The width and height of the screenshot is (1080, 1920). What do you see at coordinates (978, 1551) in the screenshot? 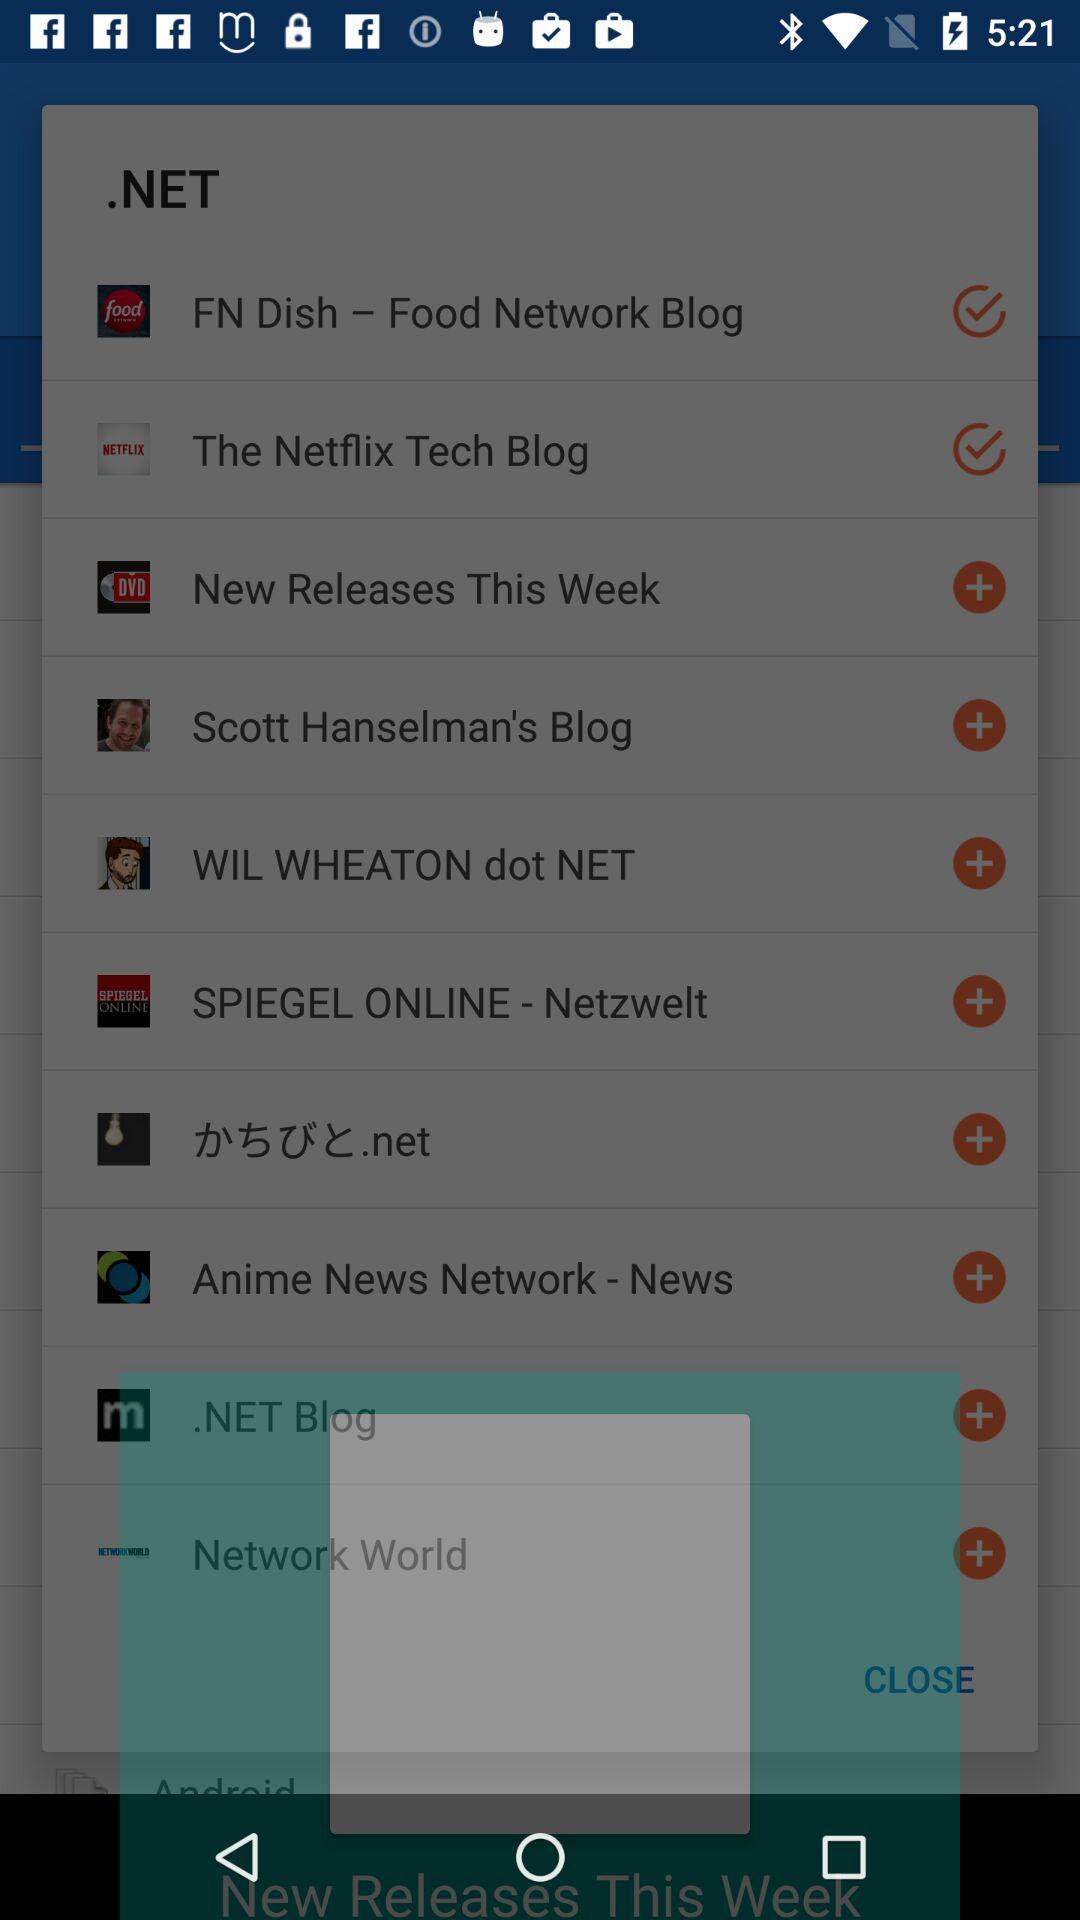
I see `bookmark` at bounding box center [978, 1551].